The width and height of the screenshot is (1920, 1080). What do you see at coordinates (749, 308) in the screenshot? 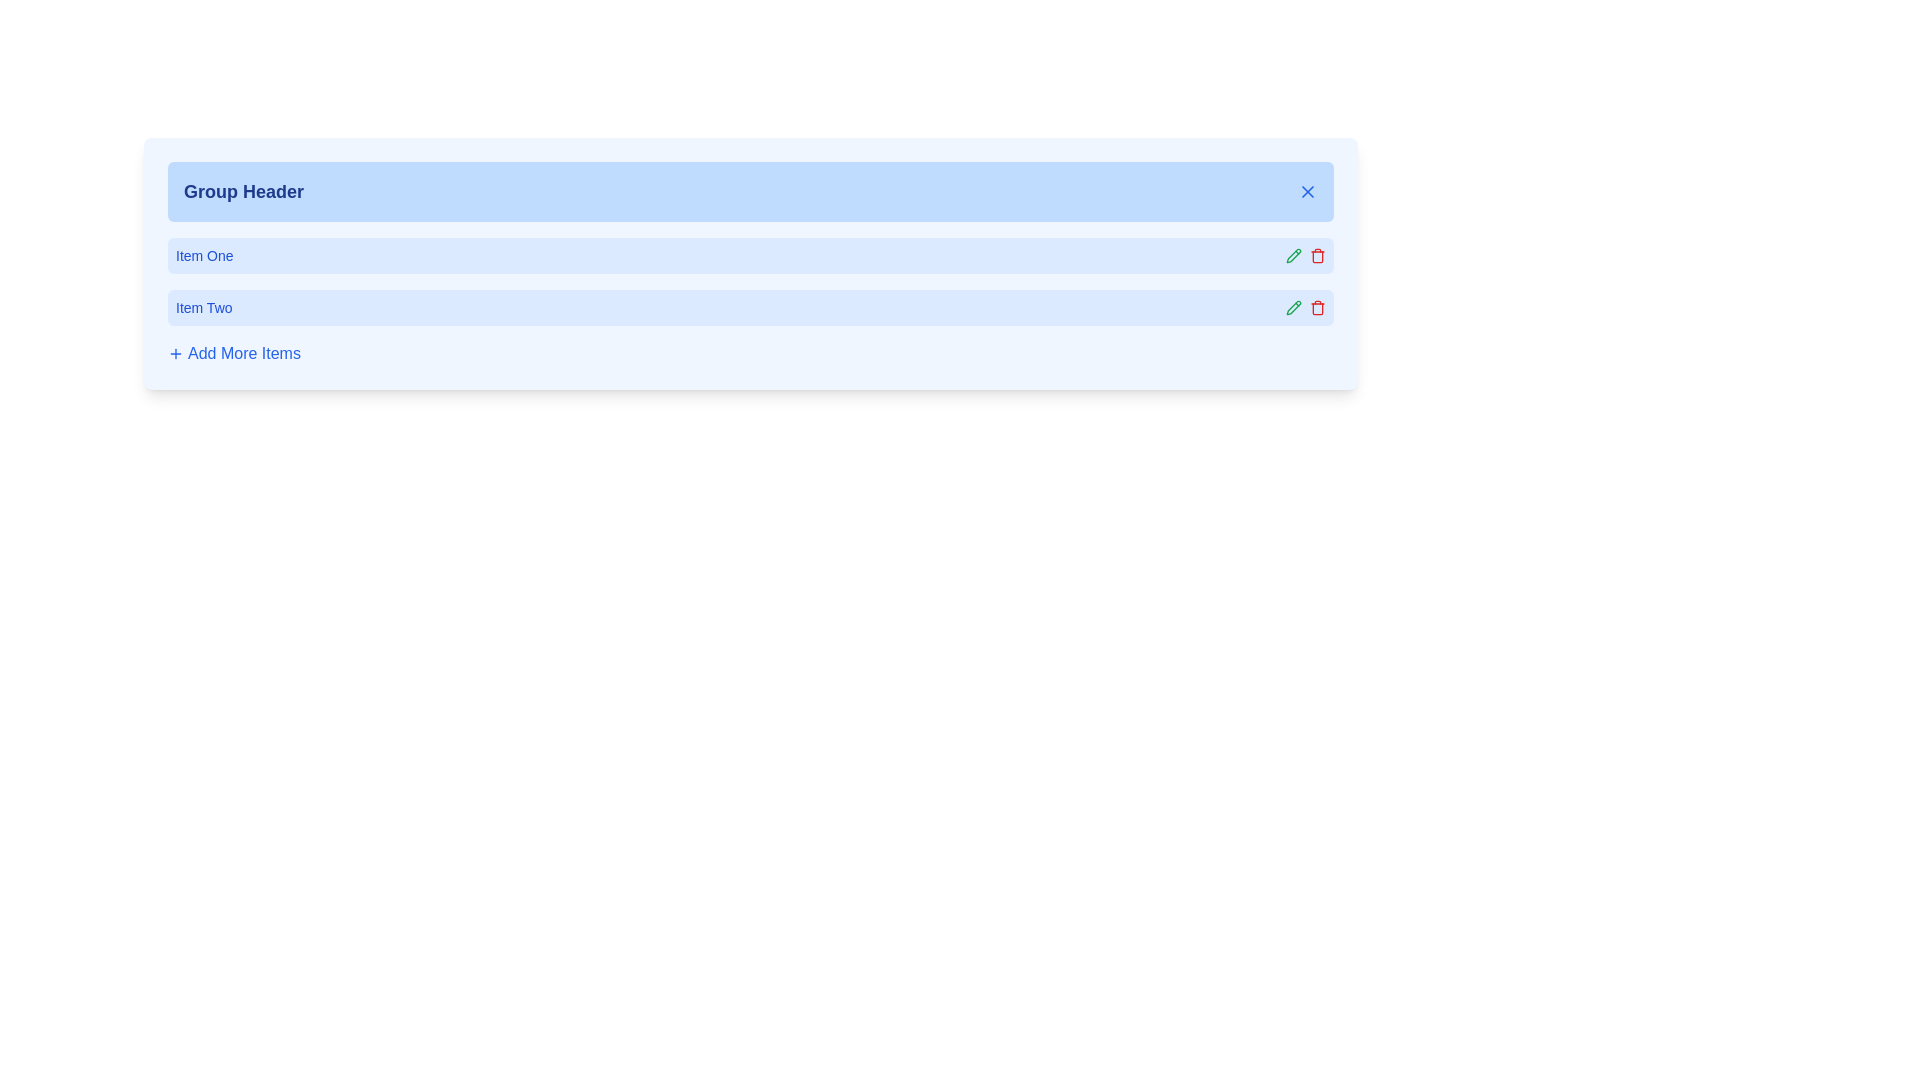
I see `the list item displaying 'Item Two', which includes edit and delete icons on the right side` at bounding box center [749, 308].